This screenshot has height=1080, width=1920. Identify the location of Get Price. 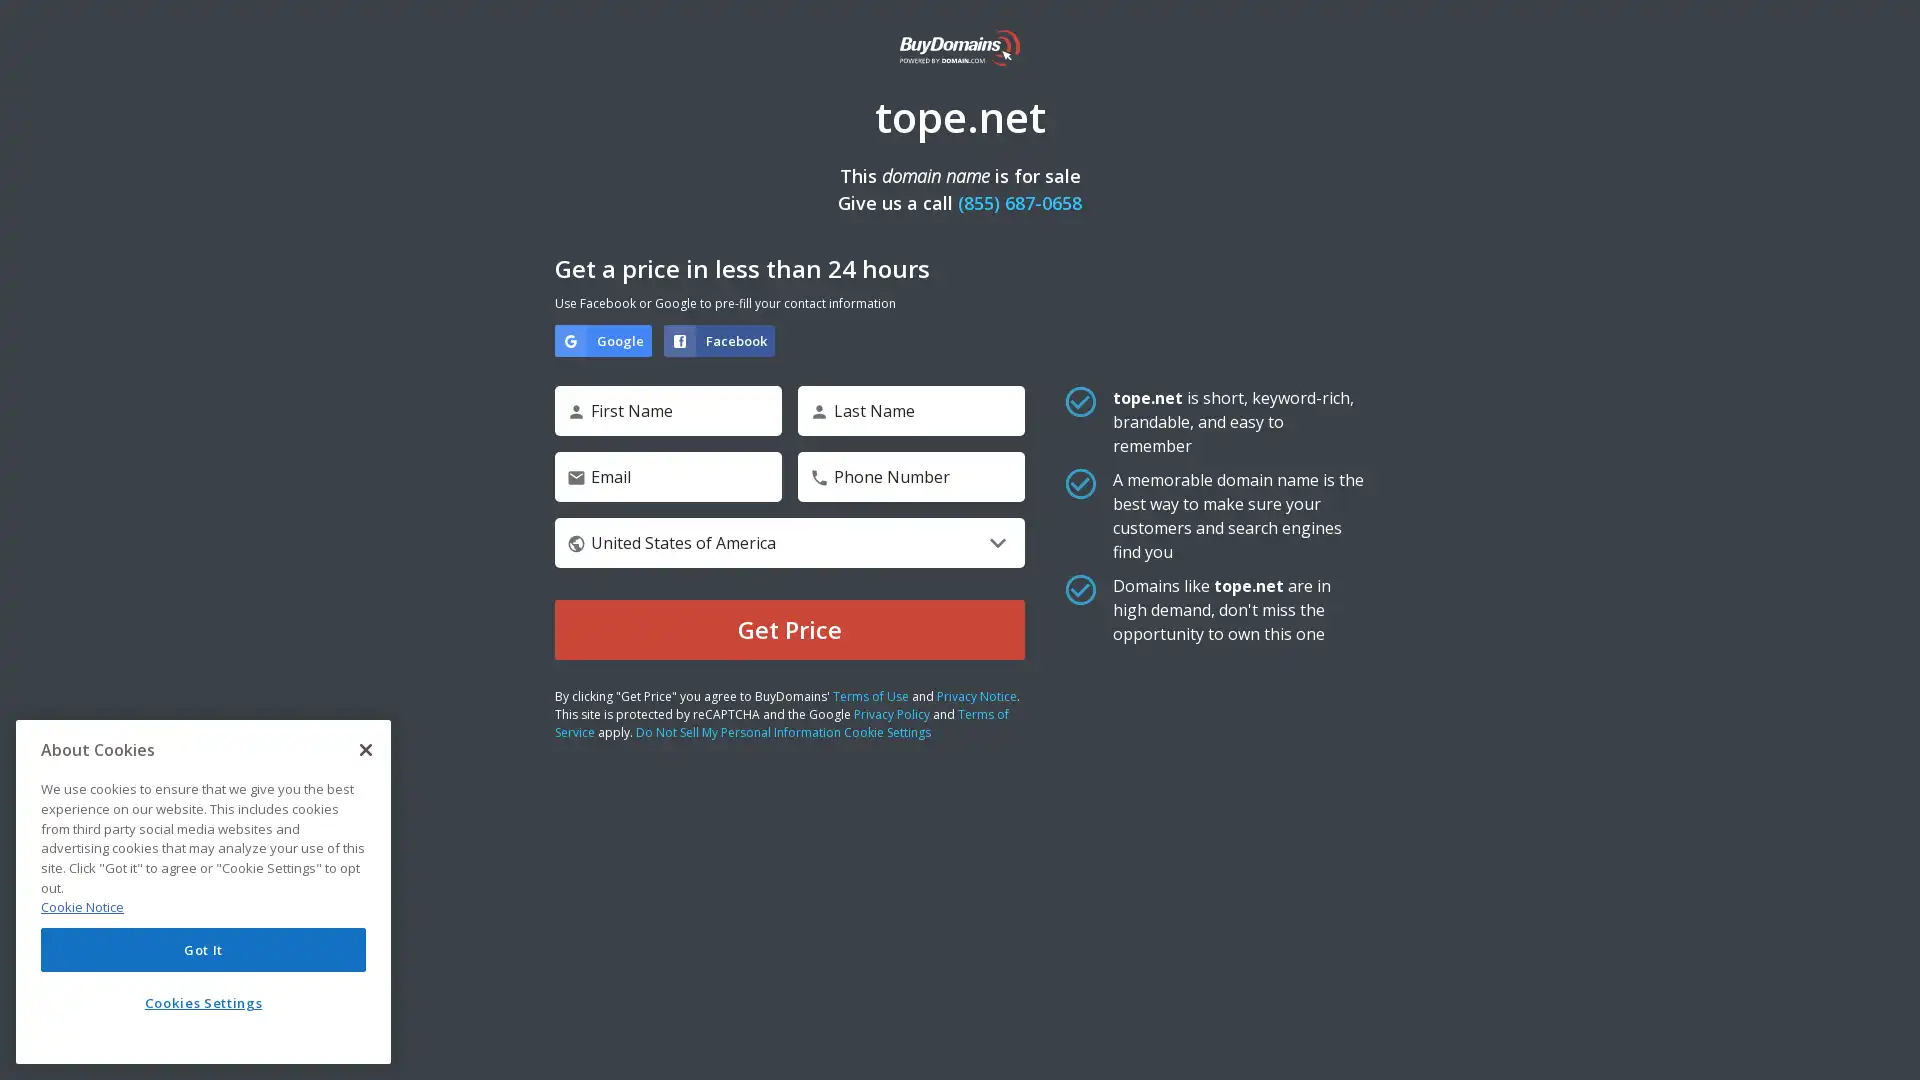
(789, 628).